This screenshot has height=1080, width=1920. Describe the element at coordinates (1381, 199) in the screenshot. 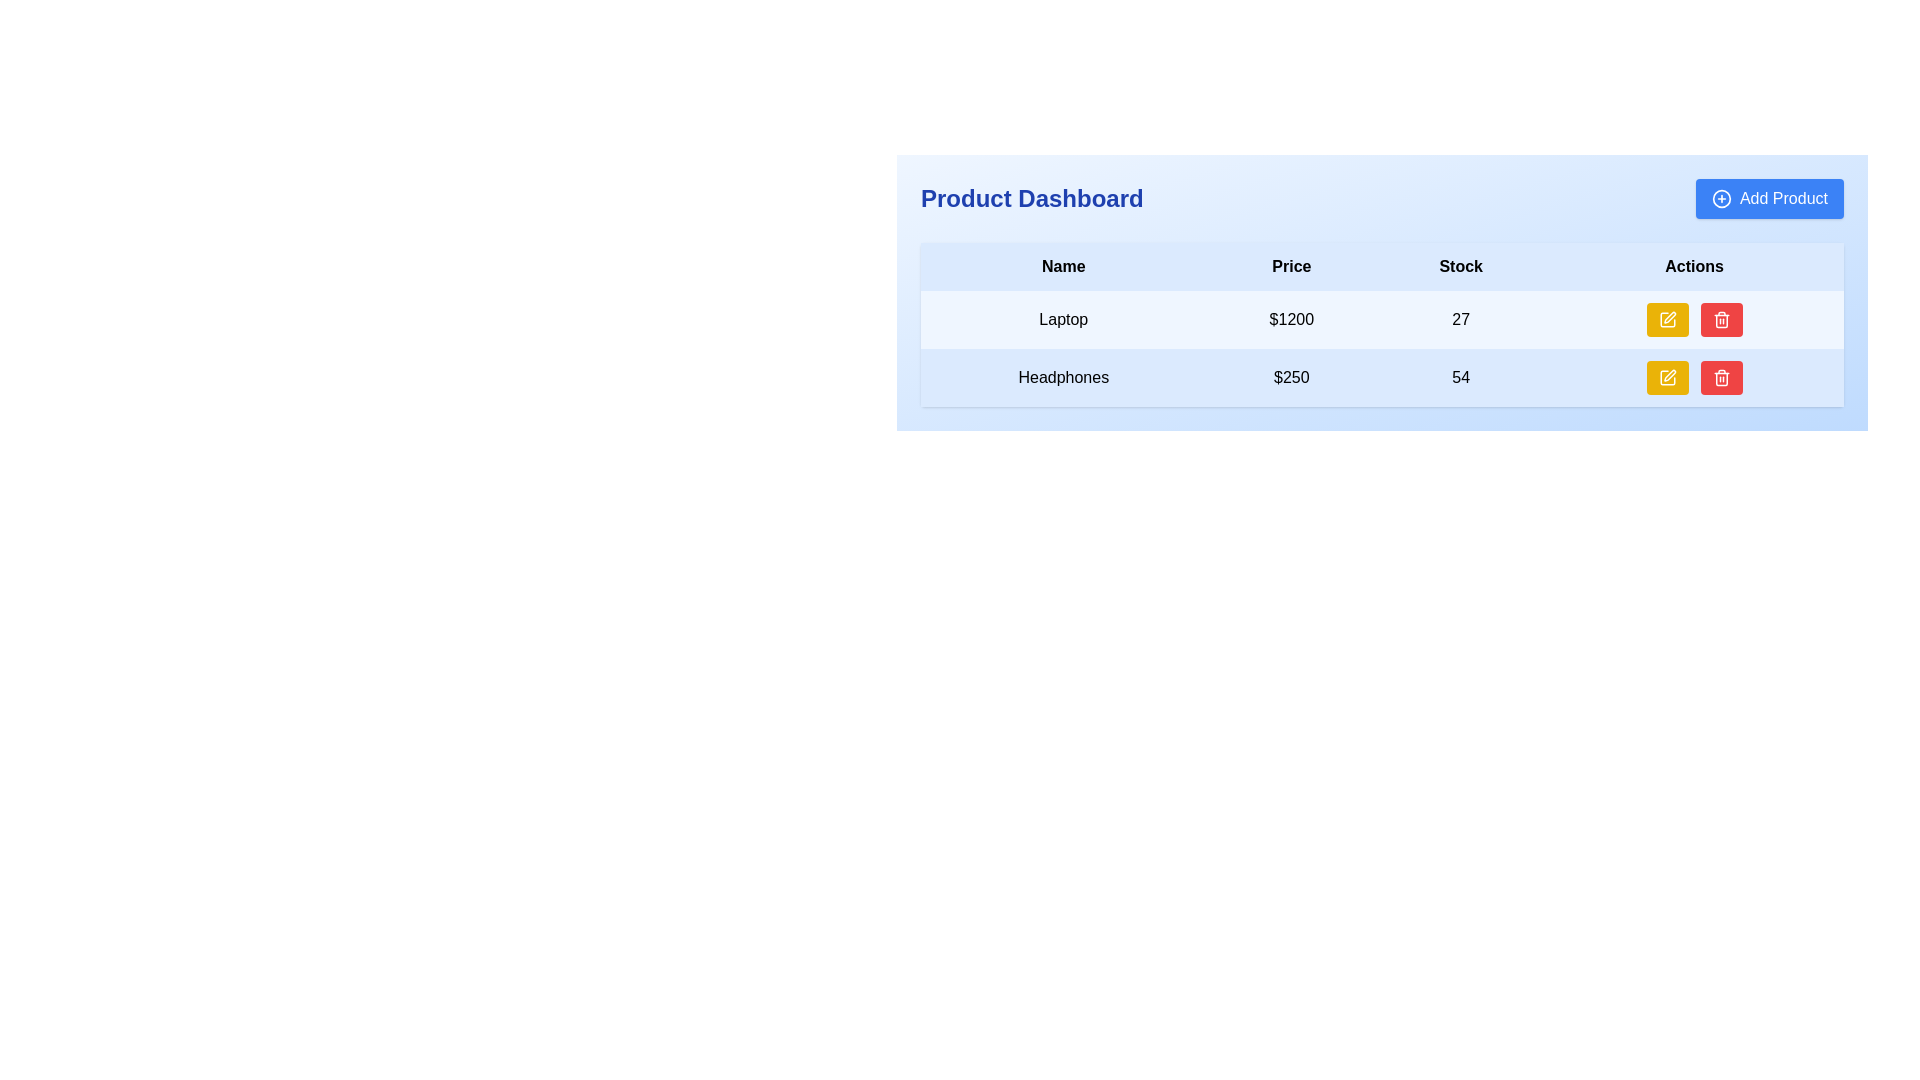

I see `the title bar of the product dashboard` at that location.